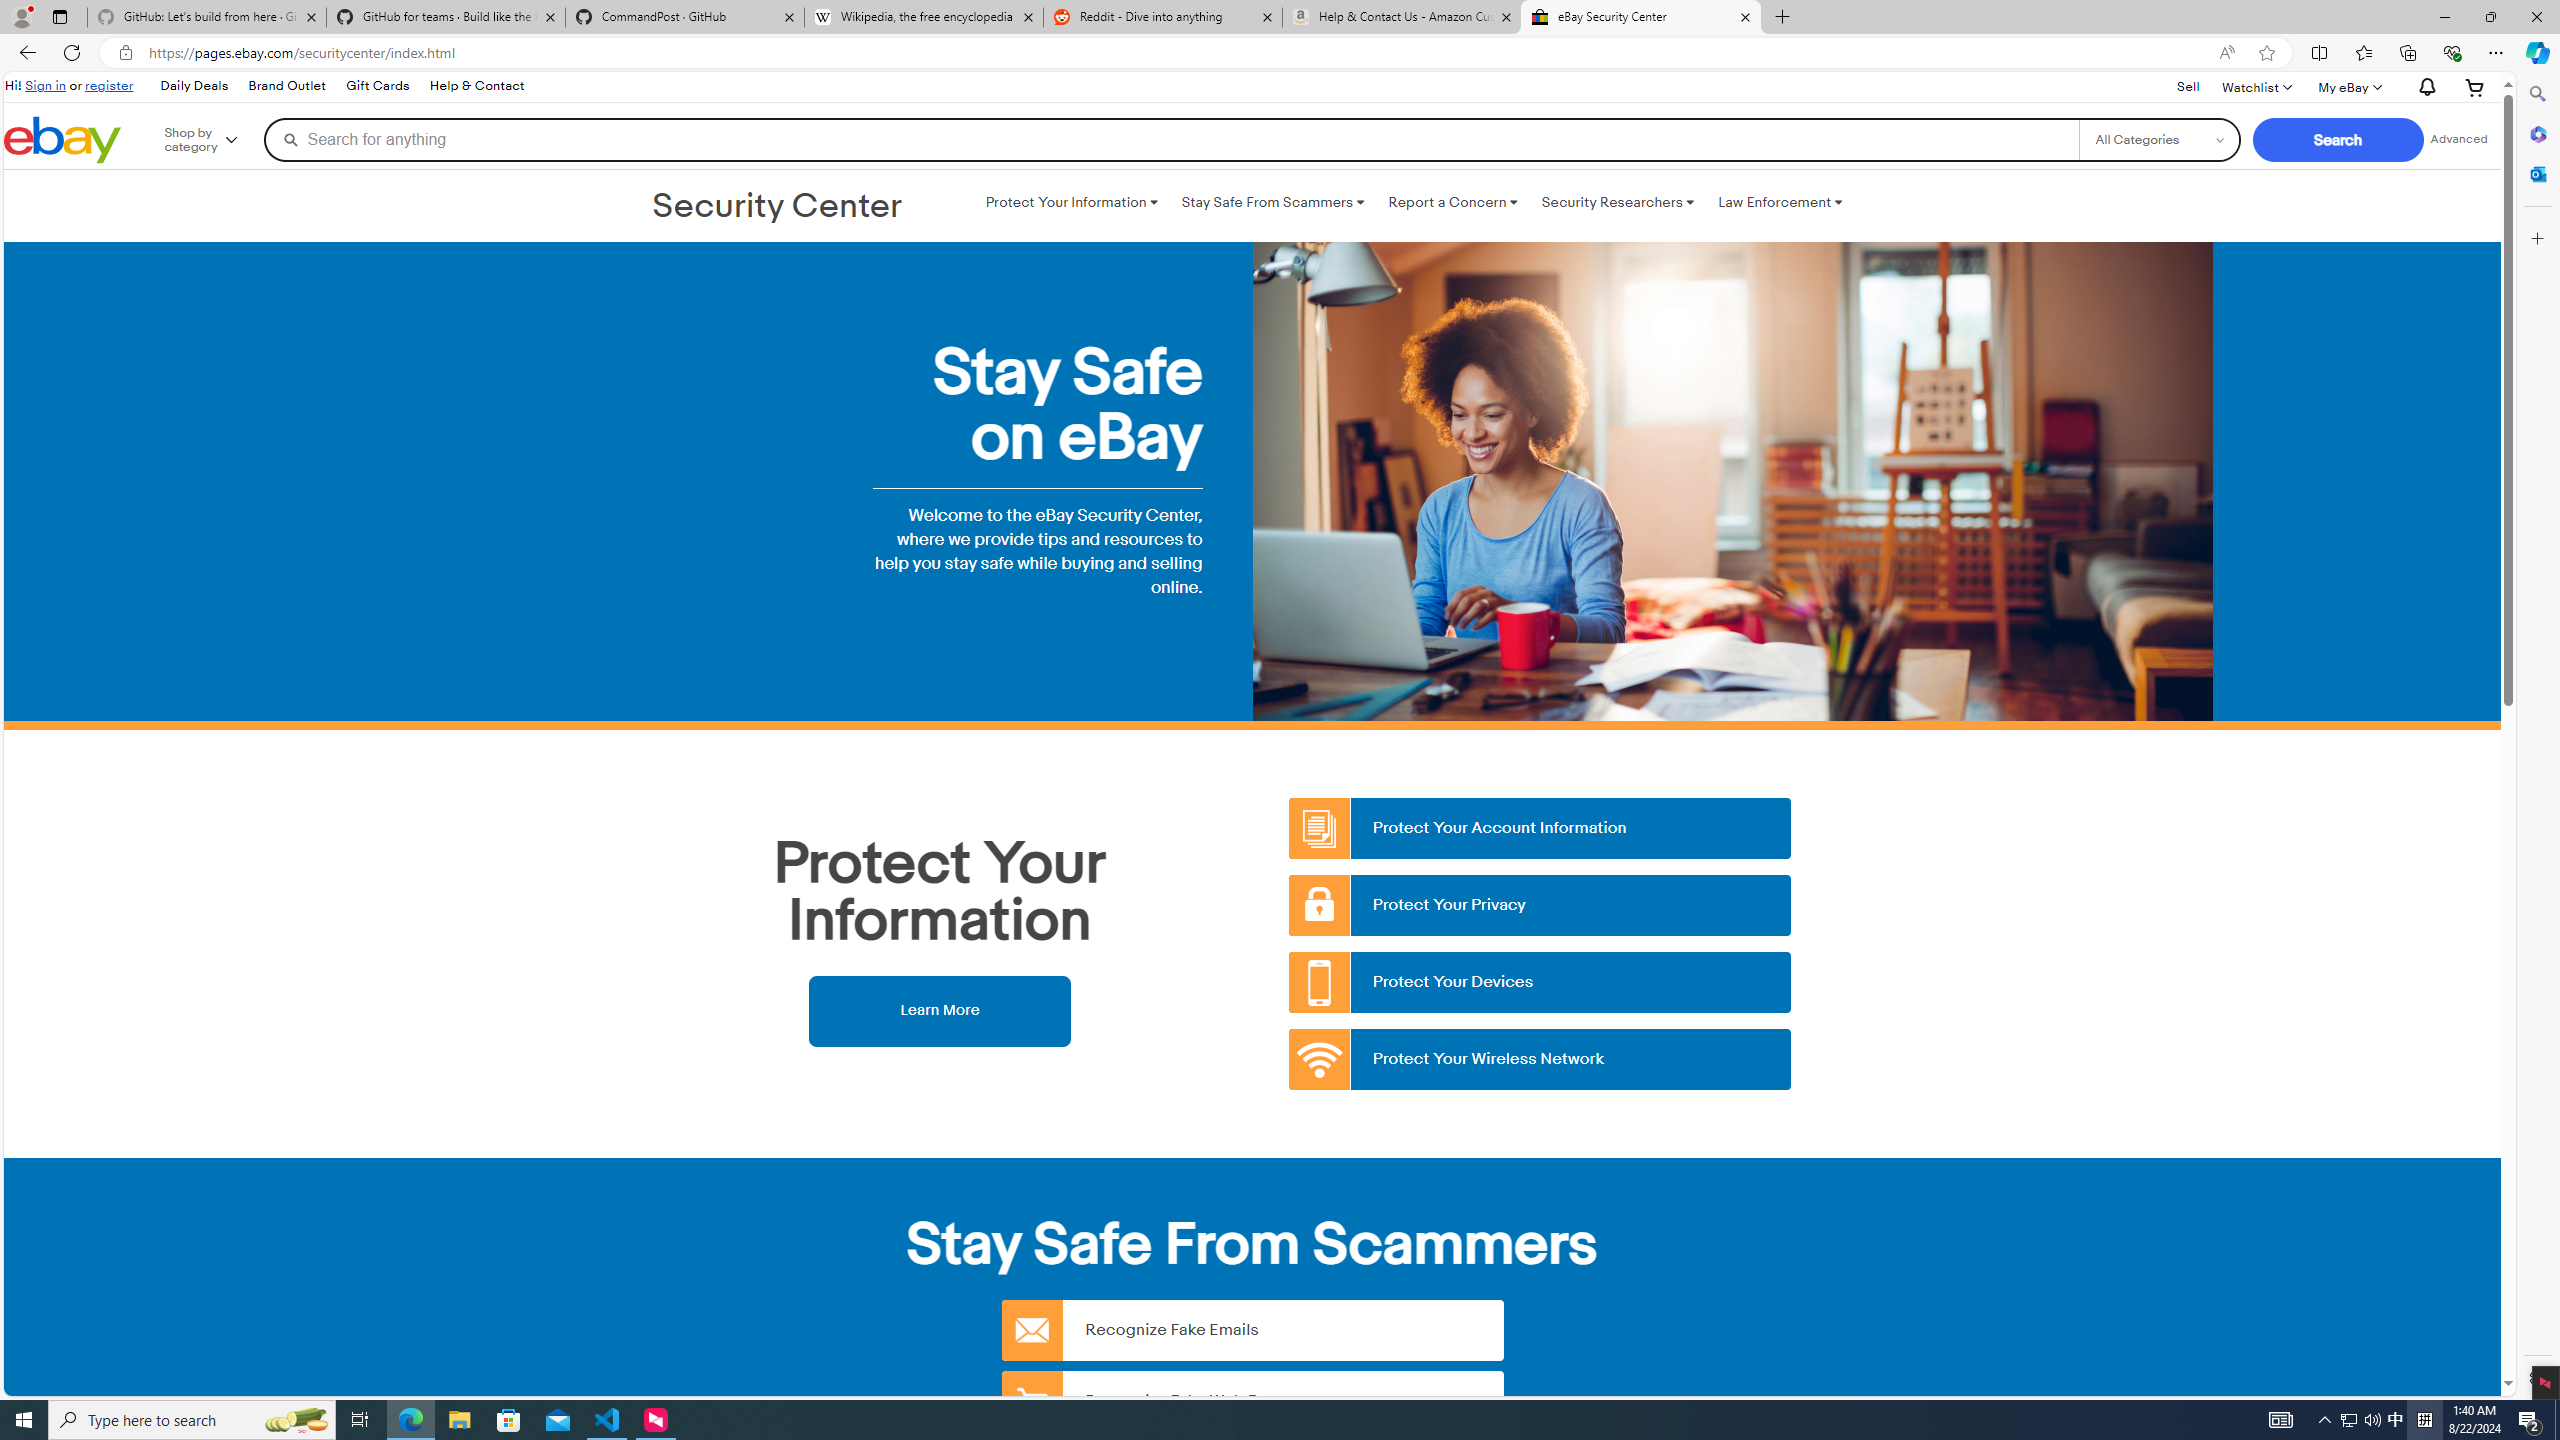  Describe the element at coordinates (285, 85) in the screenshot. I see `'Brand Outlet'` at that location.